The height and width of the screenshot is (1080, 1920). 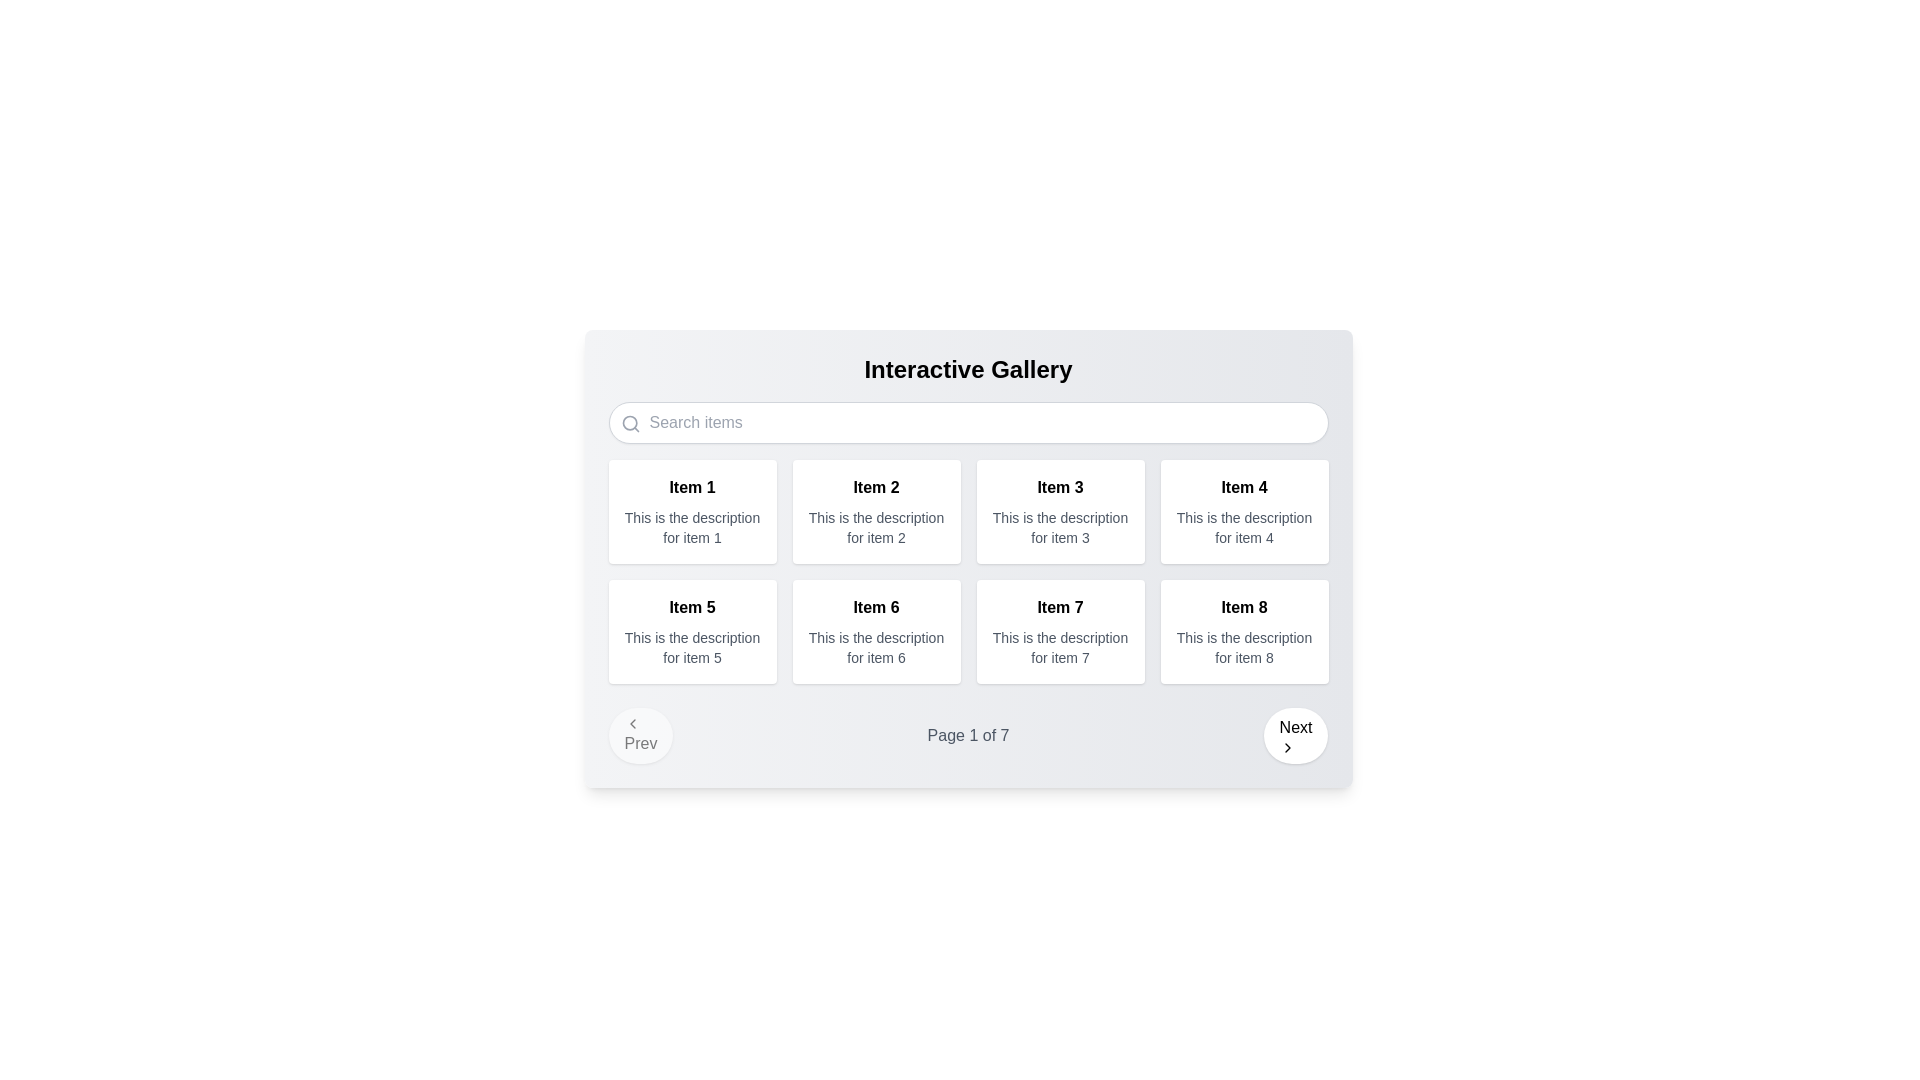 What do you see at coordinates (1243, 607) in the screenshot?
I see `the 'Item 8' text label` at bounding box center [1243, 607].